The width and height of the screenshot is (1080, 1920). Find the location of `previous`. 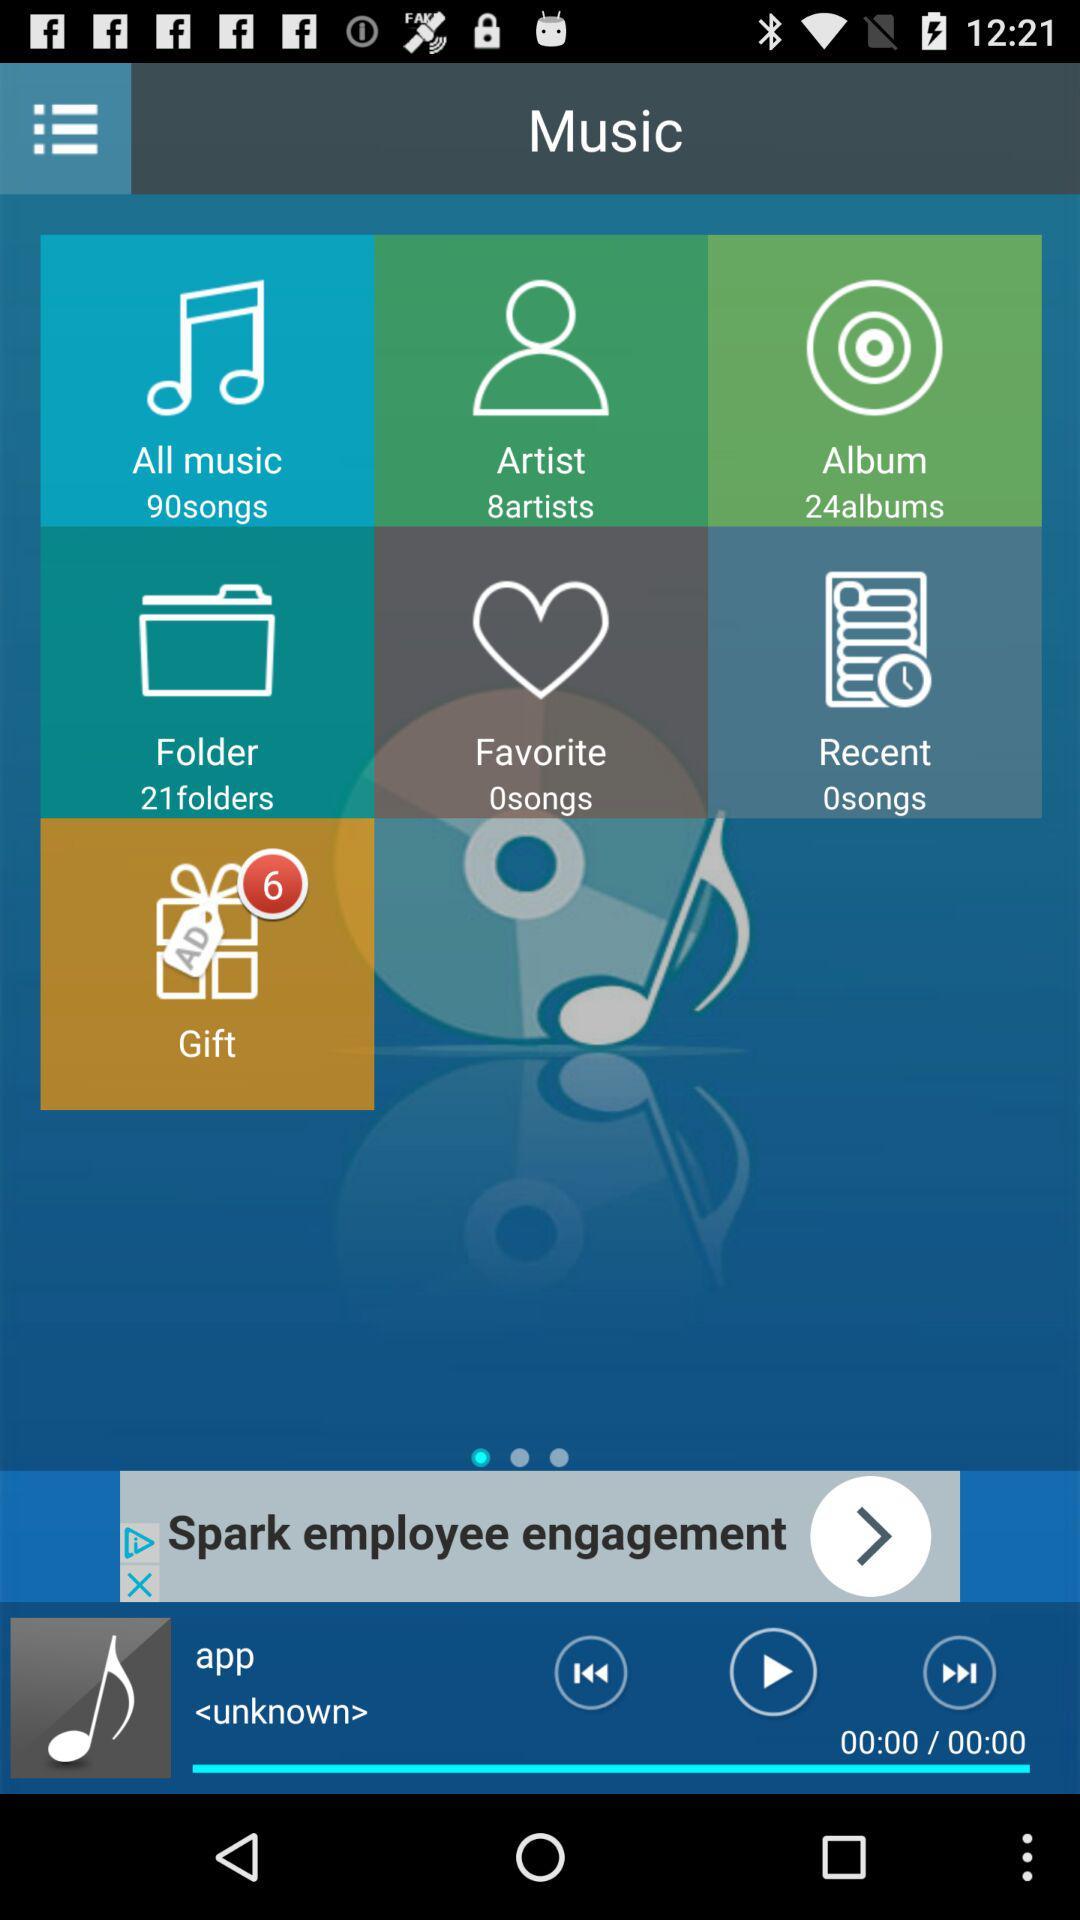

previous is located at coordinates (575, 1680).